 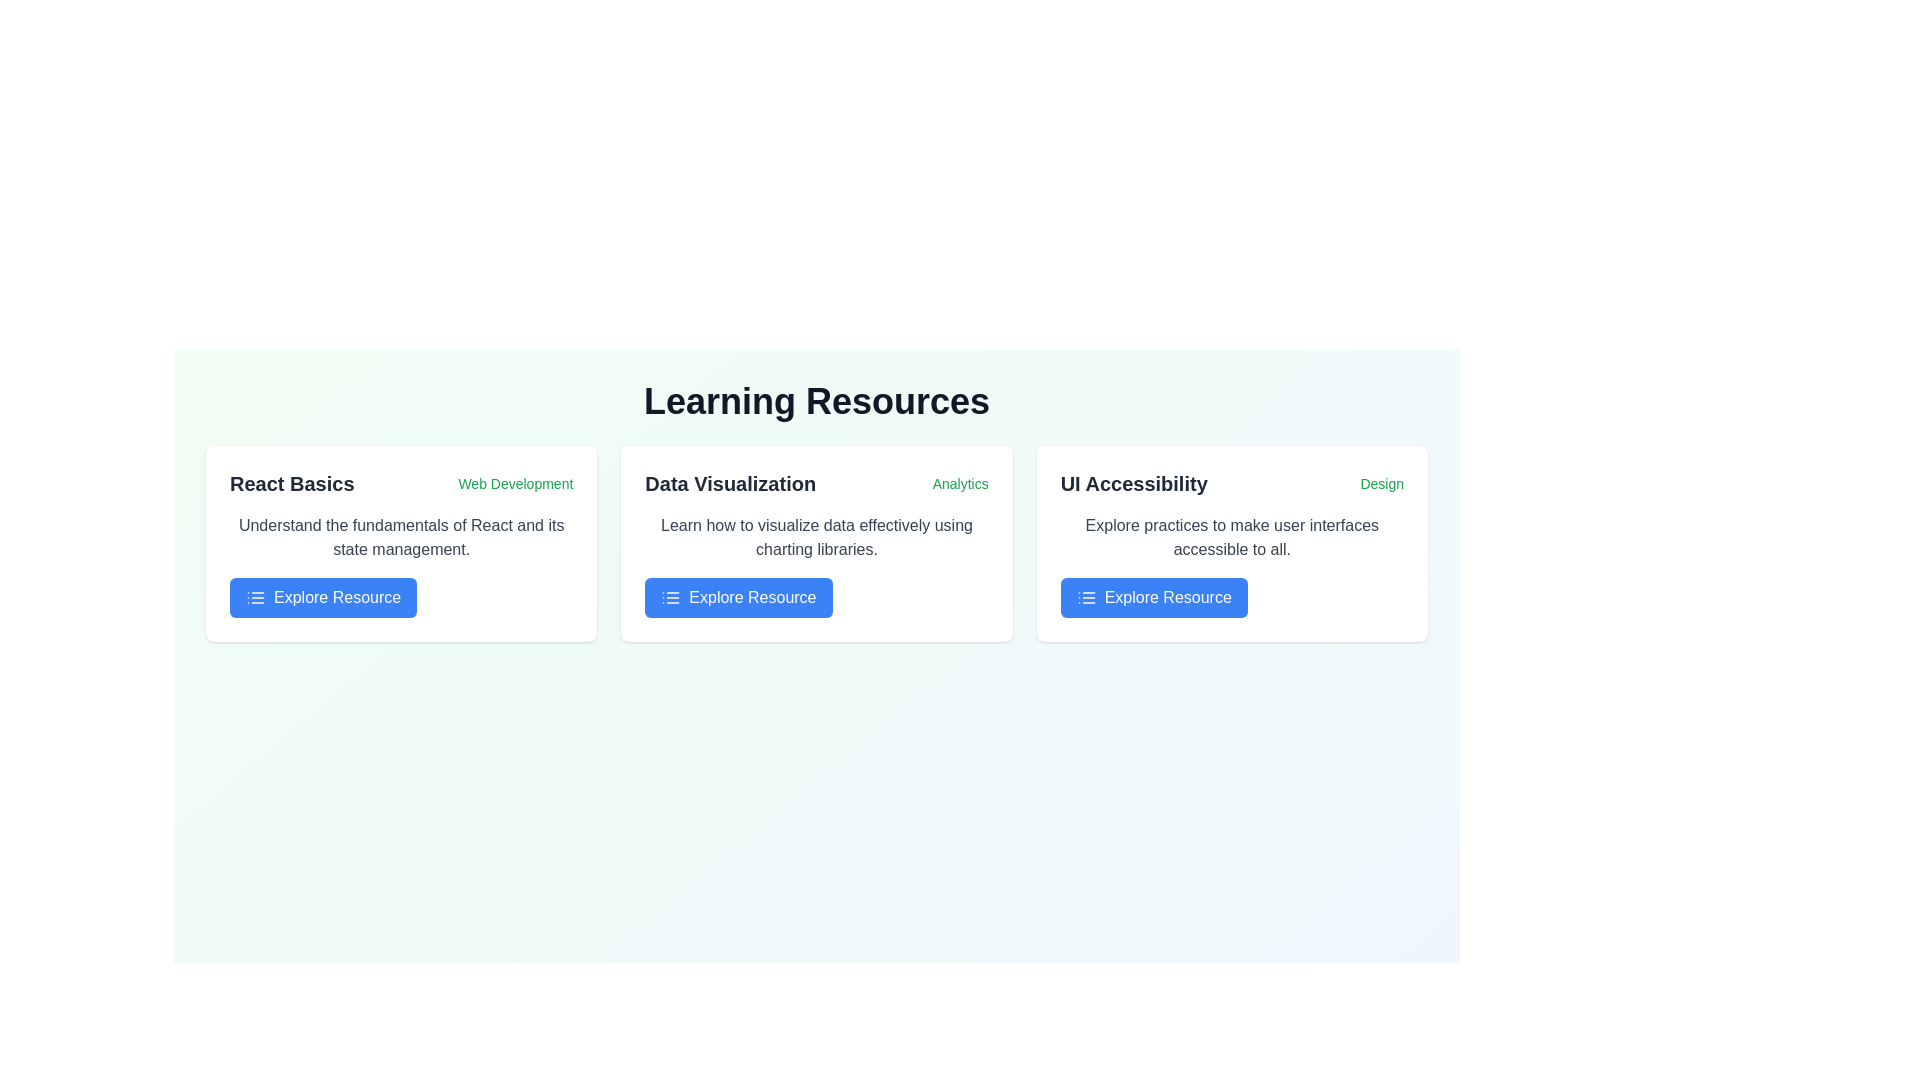 What do you see at coordinates (1085, 596) in the screenshot?
I see `the icon representing list or menu functionality located centrally within the 'Explore Resource' button in the third card labeled 'UI Accessibility'` at bounding box center [1085, 596].